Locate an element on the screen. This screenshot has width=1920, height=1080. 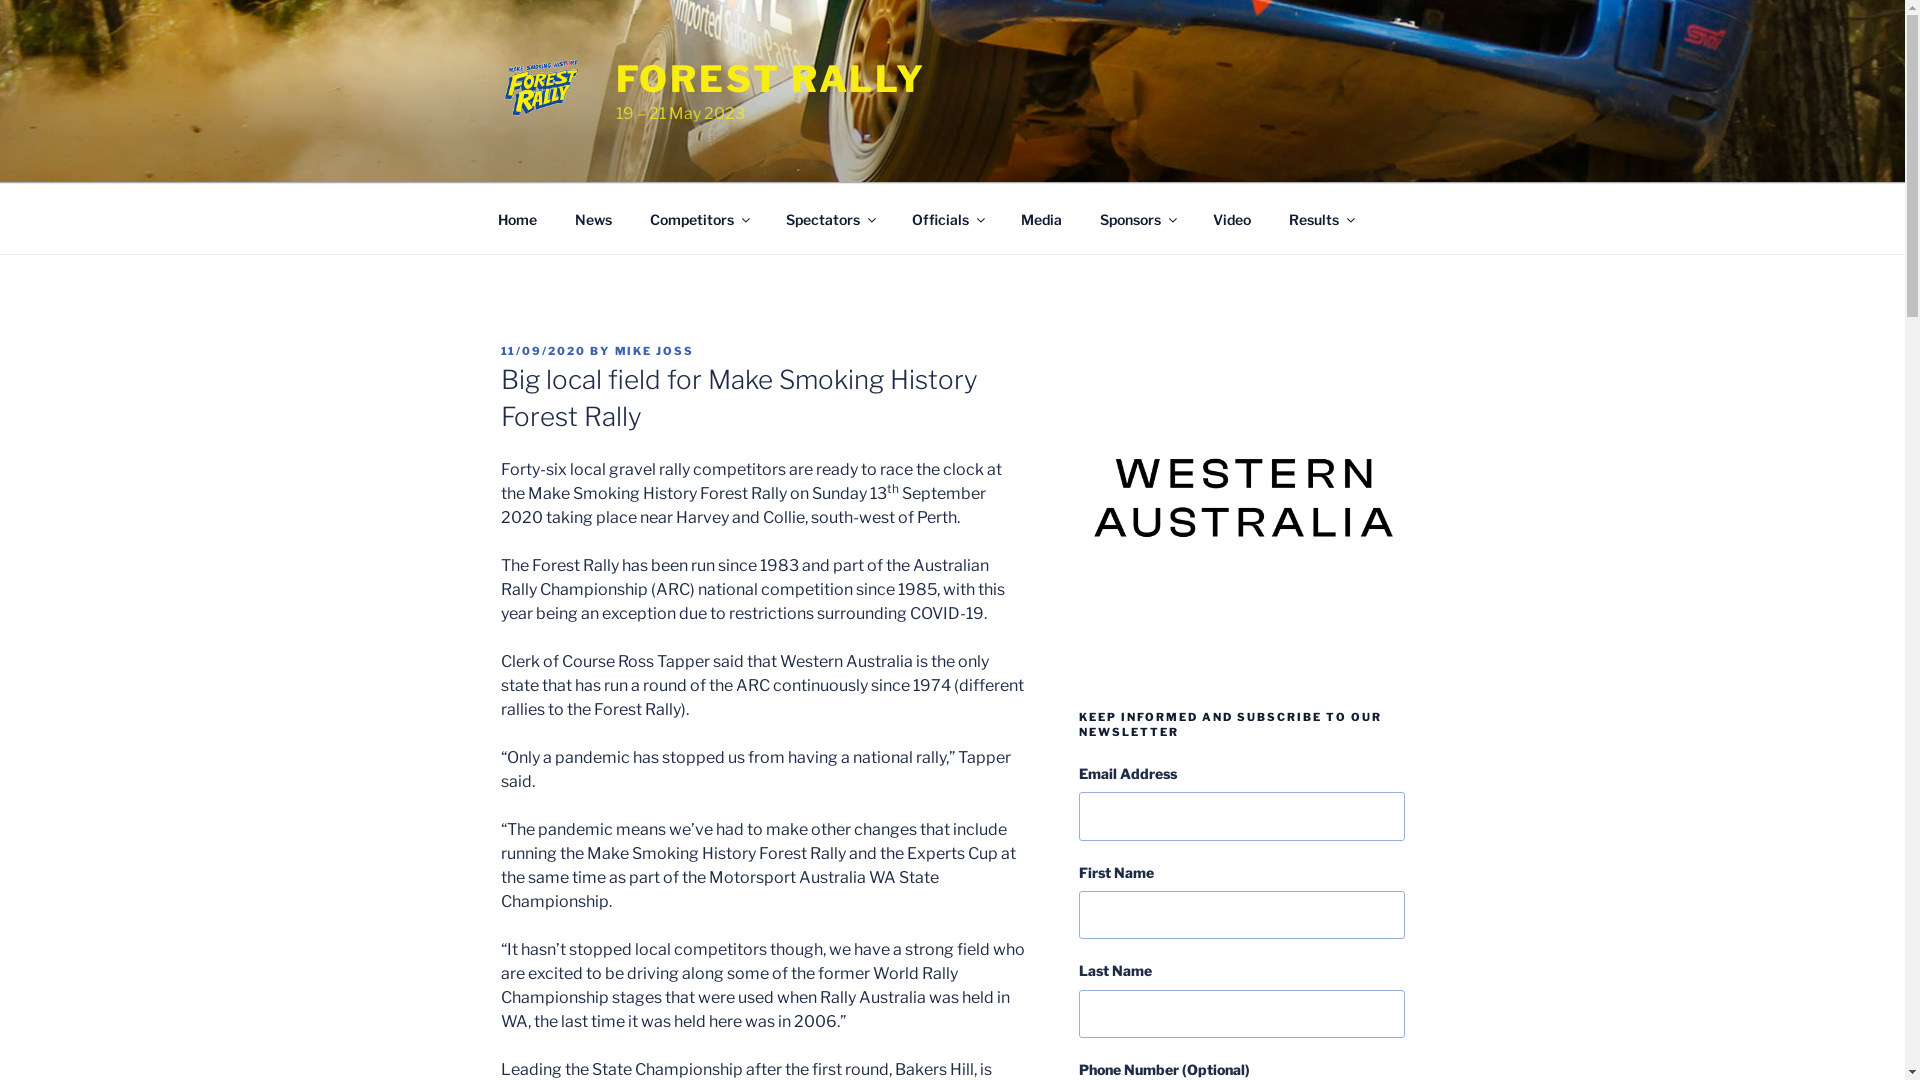
'Video' is located at coordinates (1231, 218).